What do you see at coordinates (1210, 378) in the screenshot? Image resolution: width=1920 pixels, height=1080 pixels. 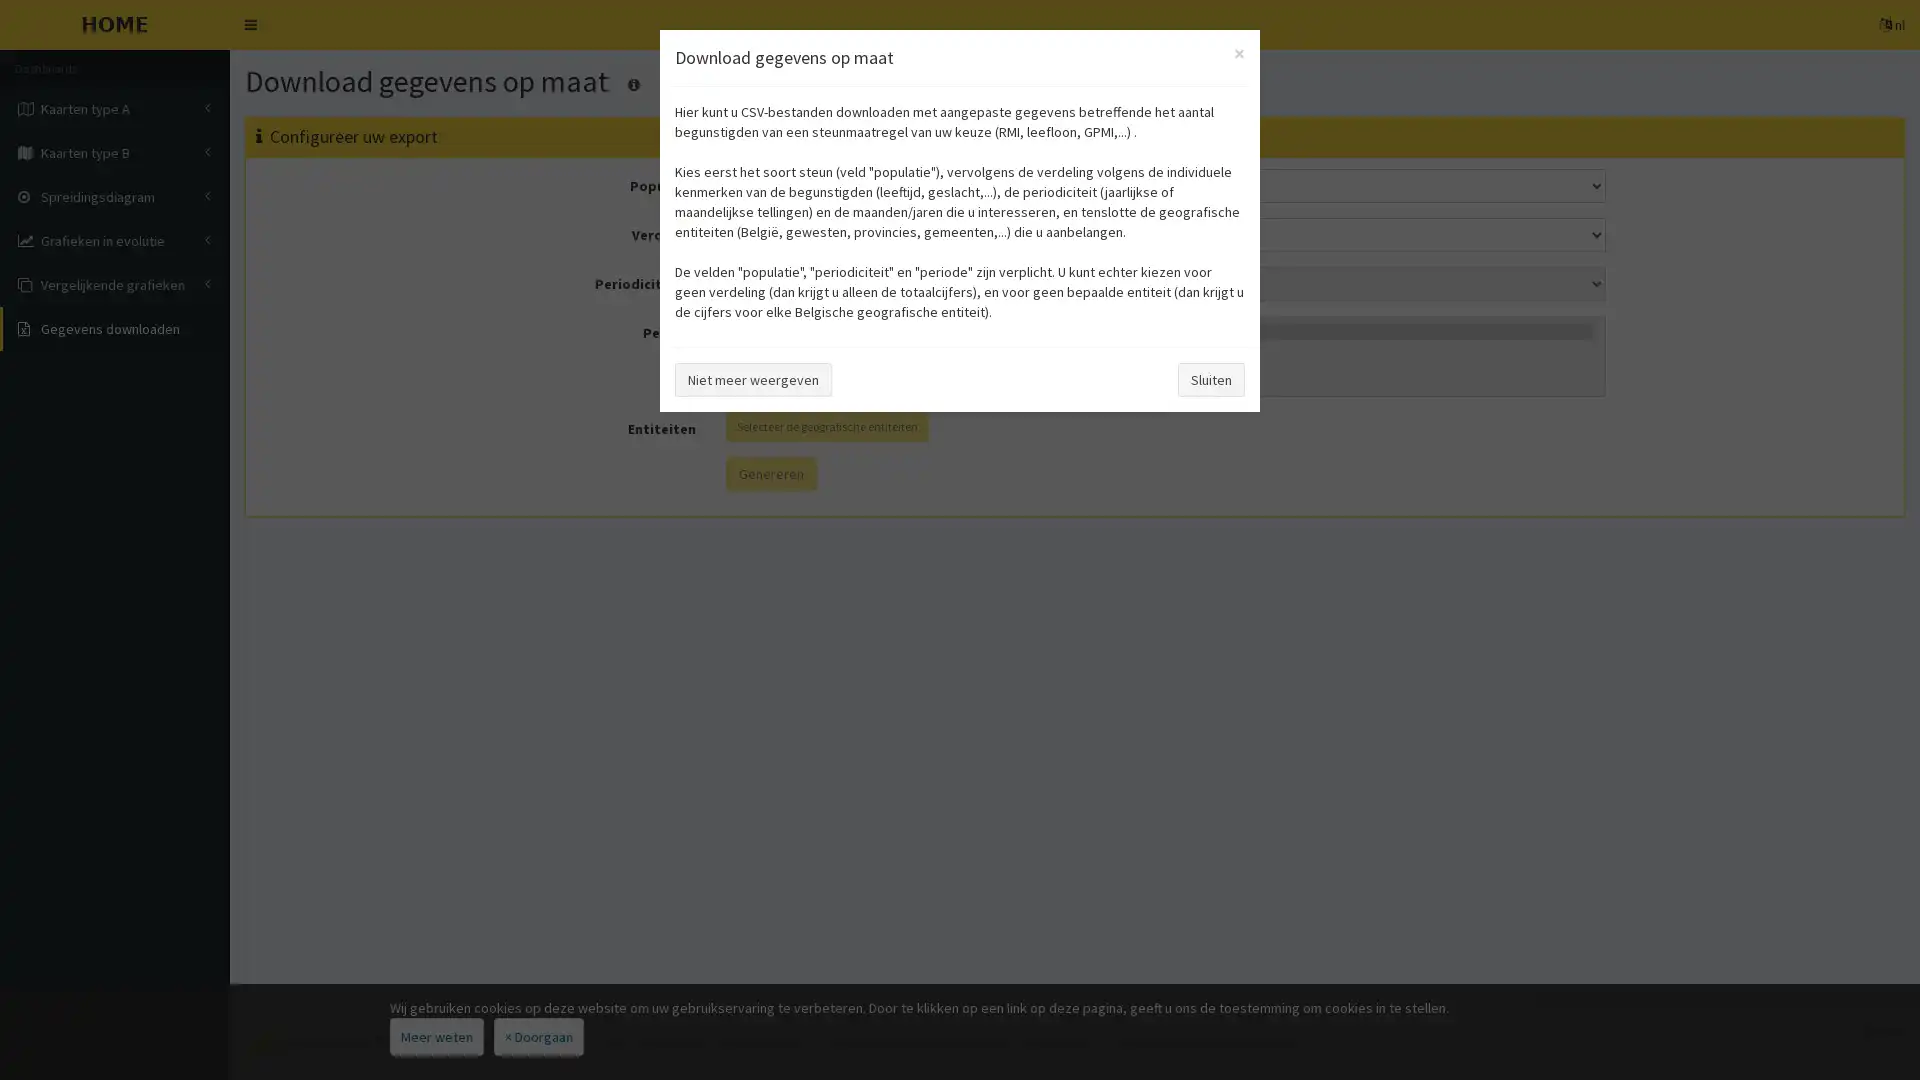 I see `Sluiten` at bounding box center [1210, 378].